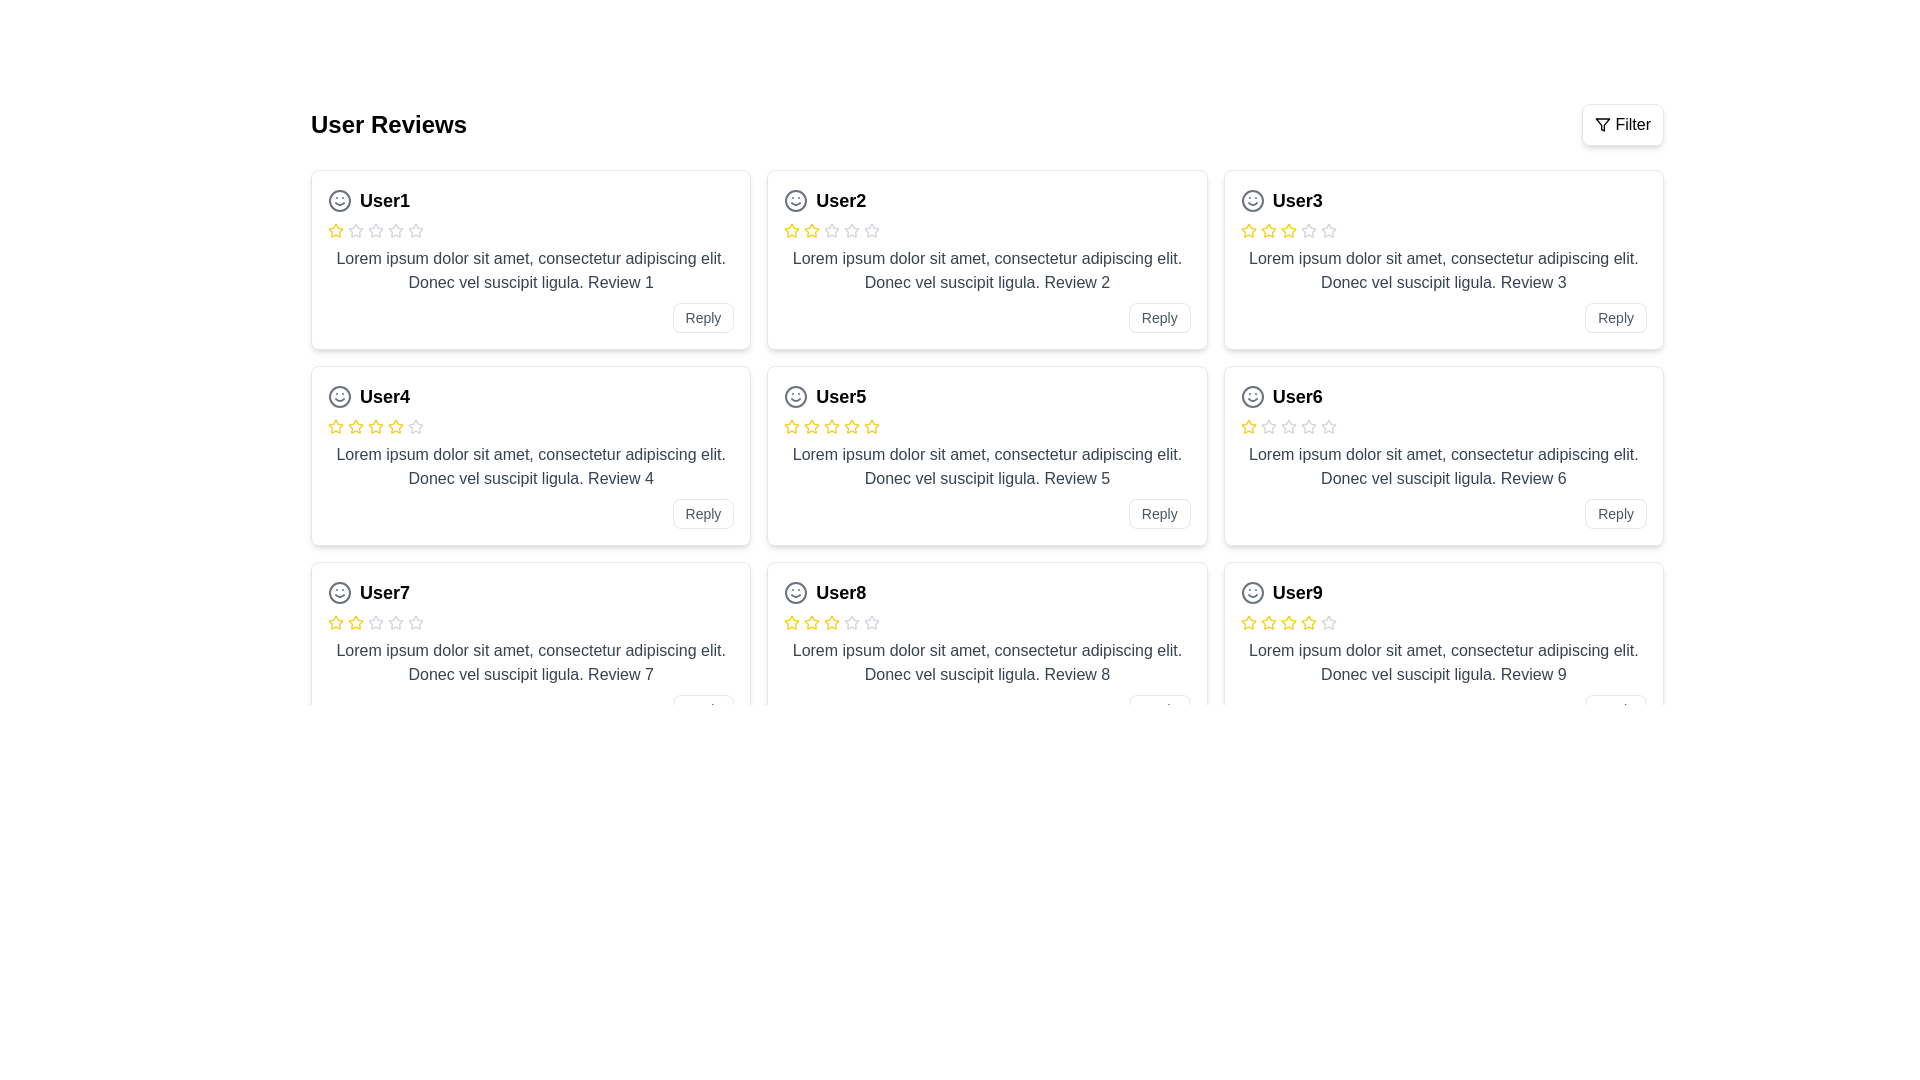 Image resolution: width=1920 pixels, height=1080 pixels. I want to click on the fifth star-shaped yellow icon in the rating system for 'User5', so click(852, 426).